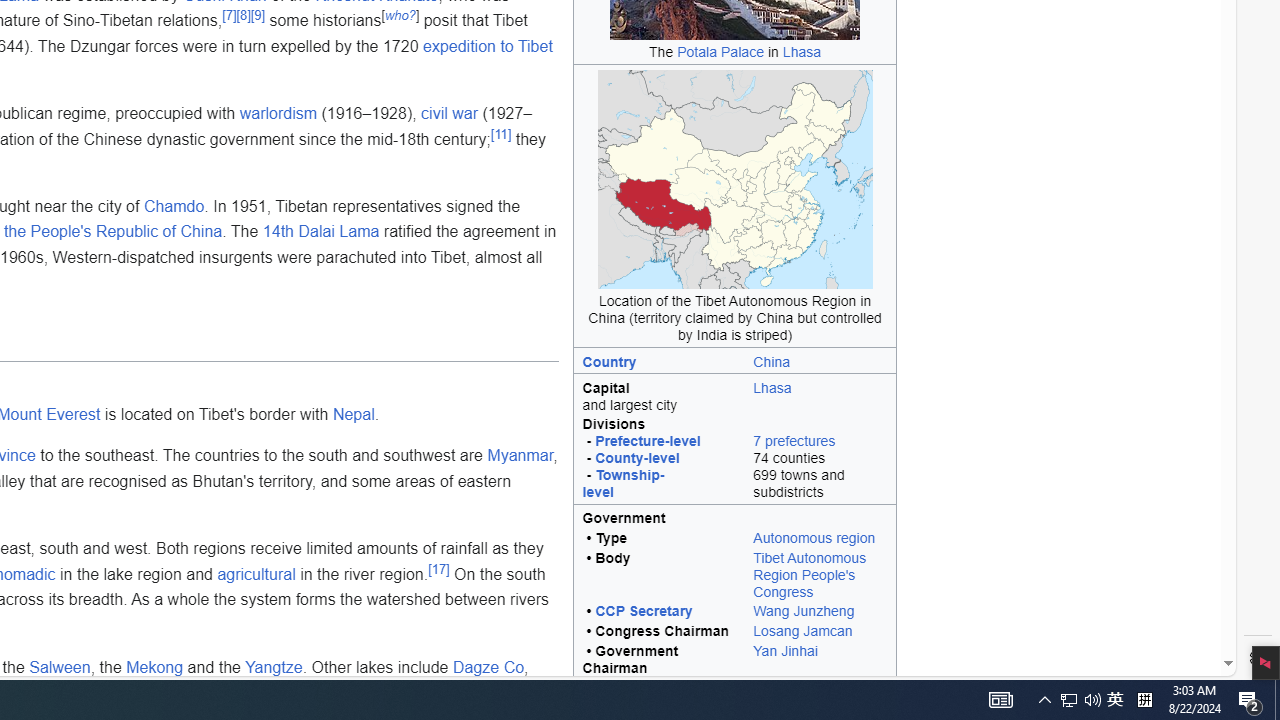 This screenshot has width=1280, height=720. Describe the element at coordinates (820, 540) in the screenshot. I see `'Autonomous region'` at that location.